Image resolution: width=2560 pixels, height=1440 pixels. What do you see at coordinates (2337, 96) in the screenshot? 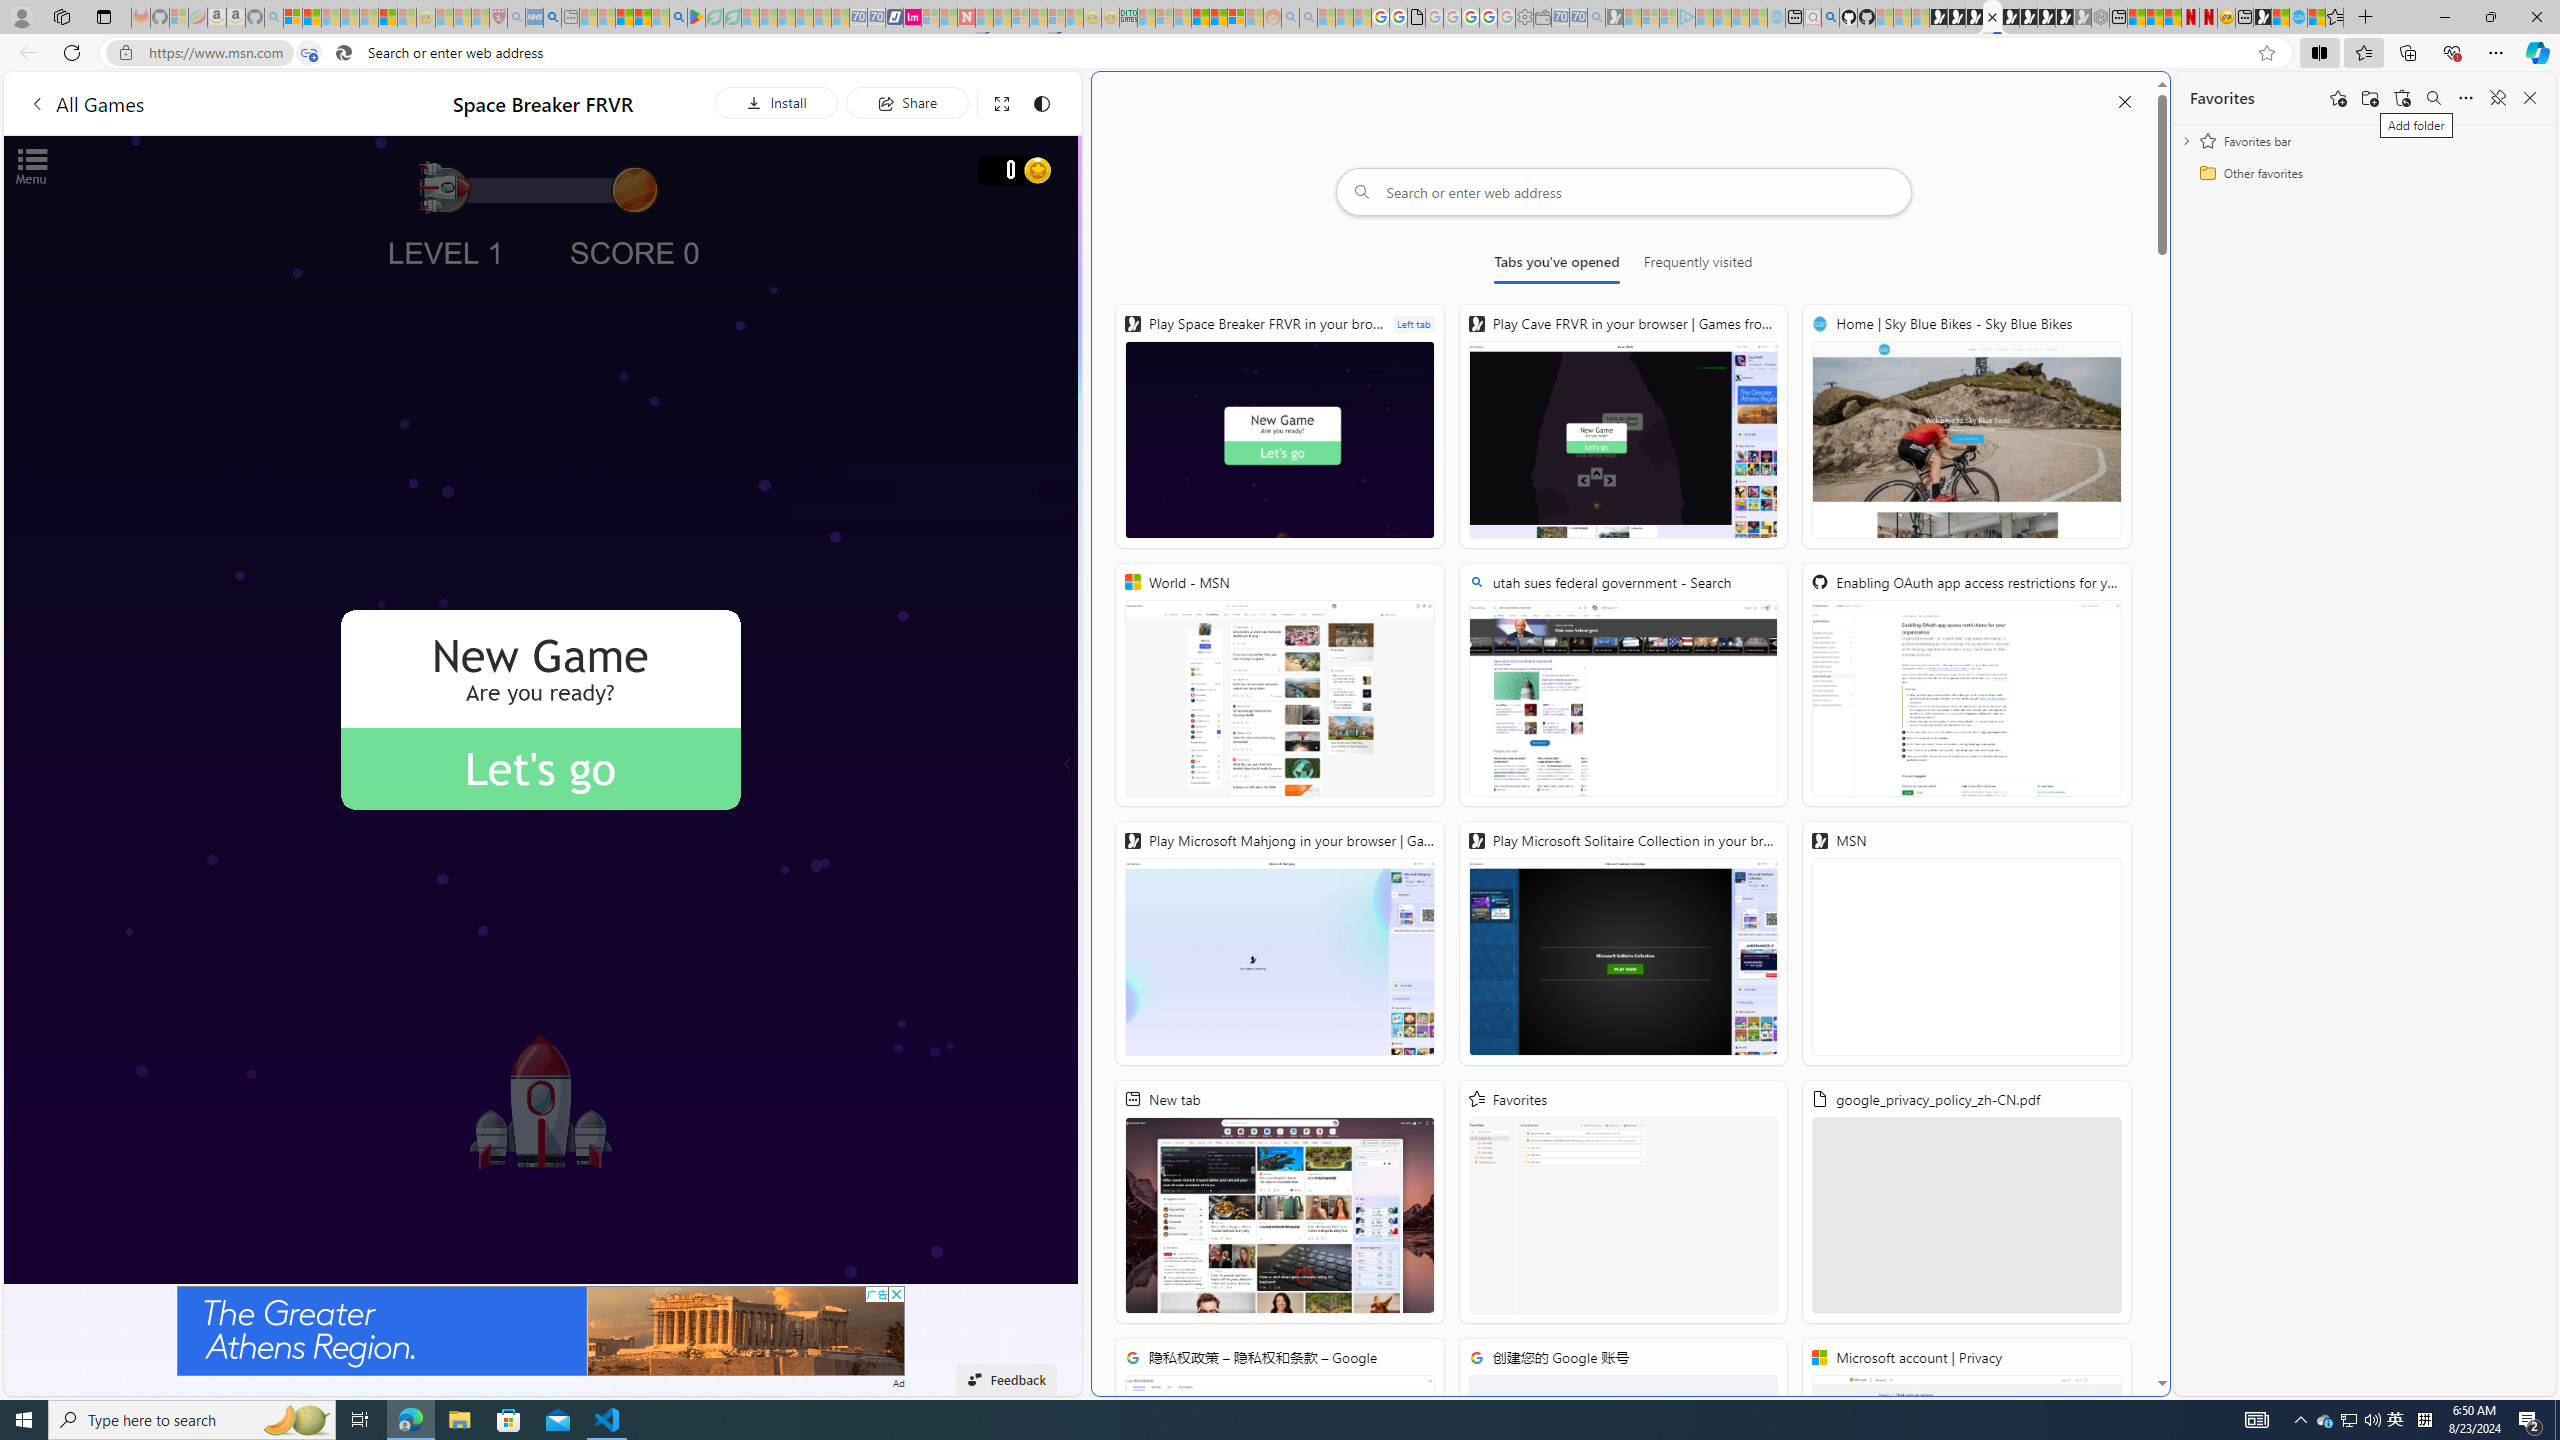
I see `'Add this page to favorites'` at bounding box center [2337, 96].